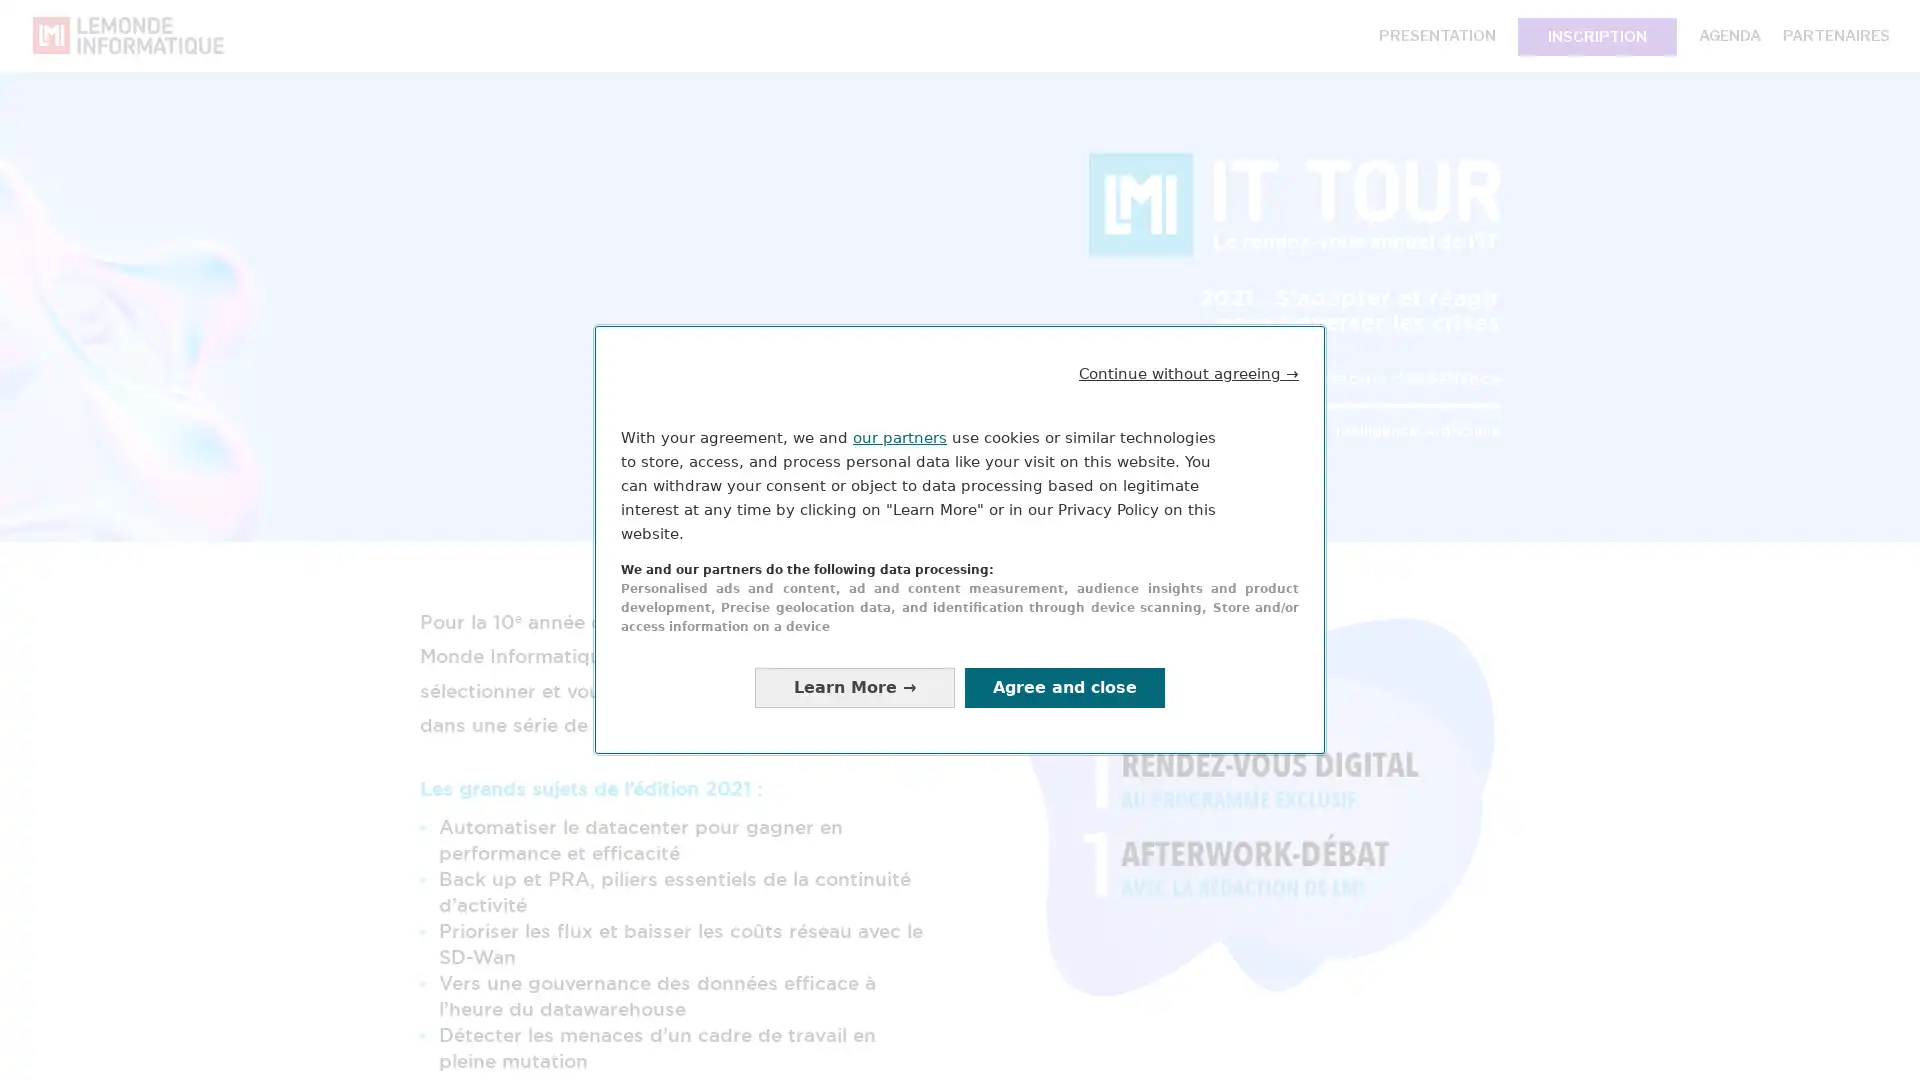 The width and height of the screenshot is (1920, 1080). I want to click on Agree to our data processing and close, so click(1064, 686).